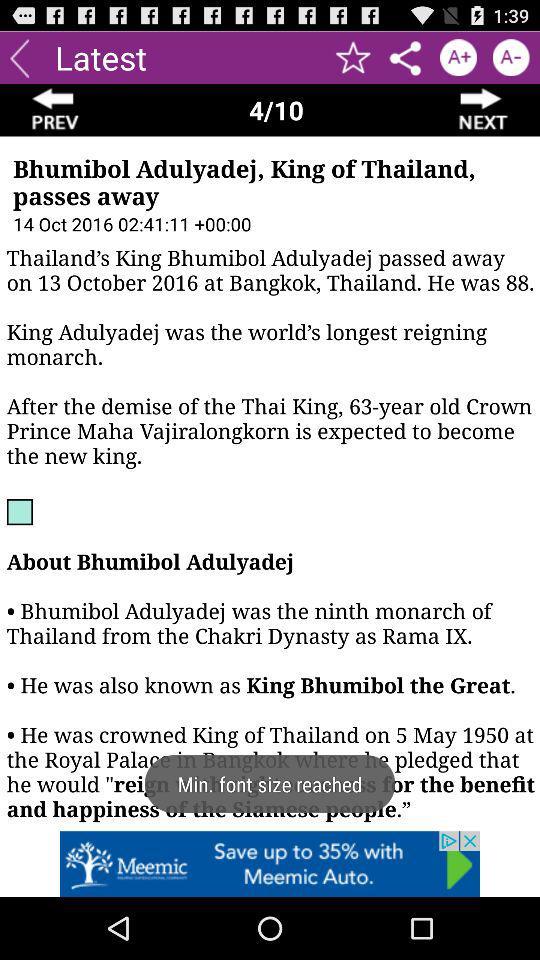  I want to click on checkbox, so click(511, 56).